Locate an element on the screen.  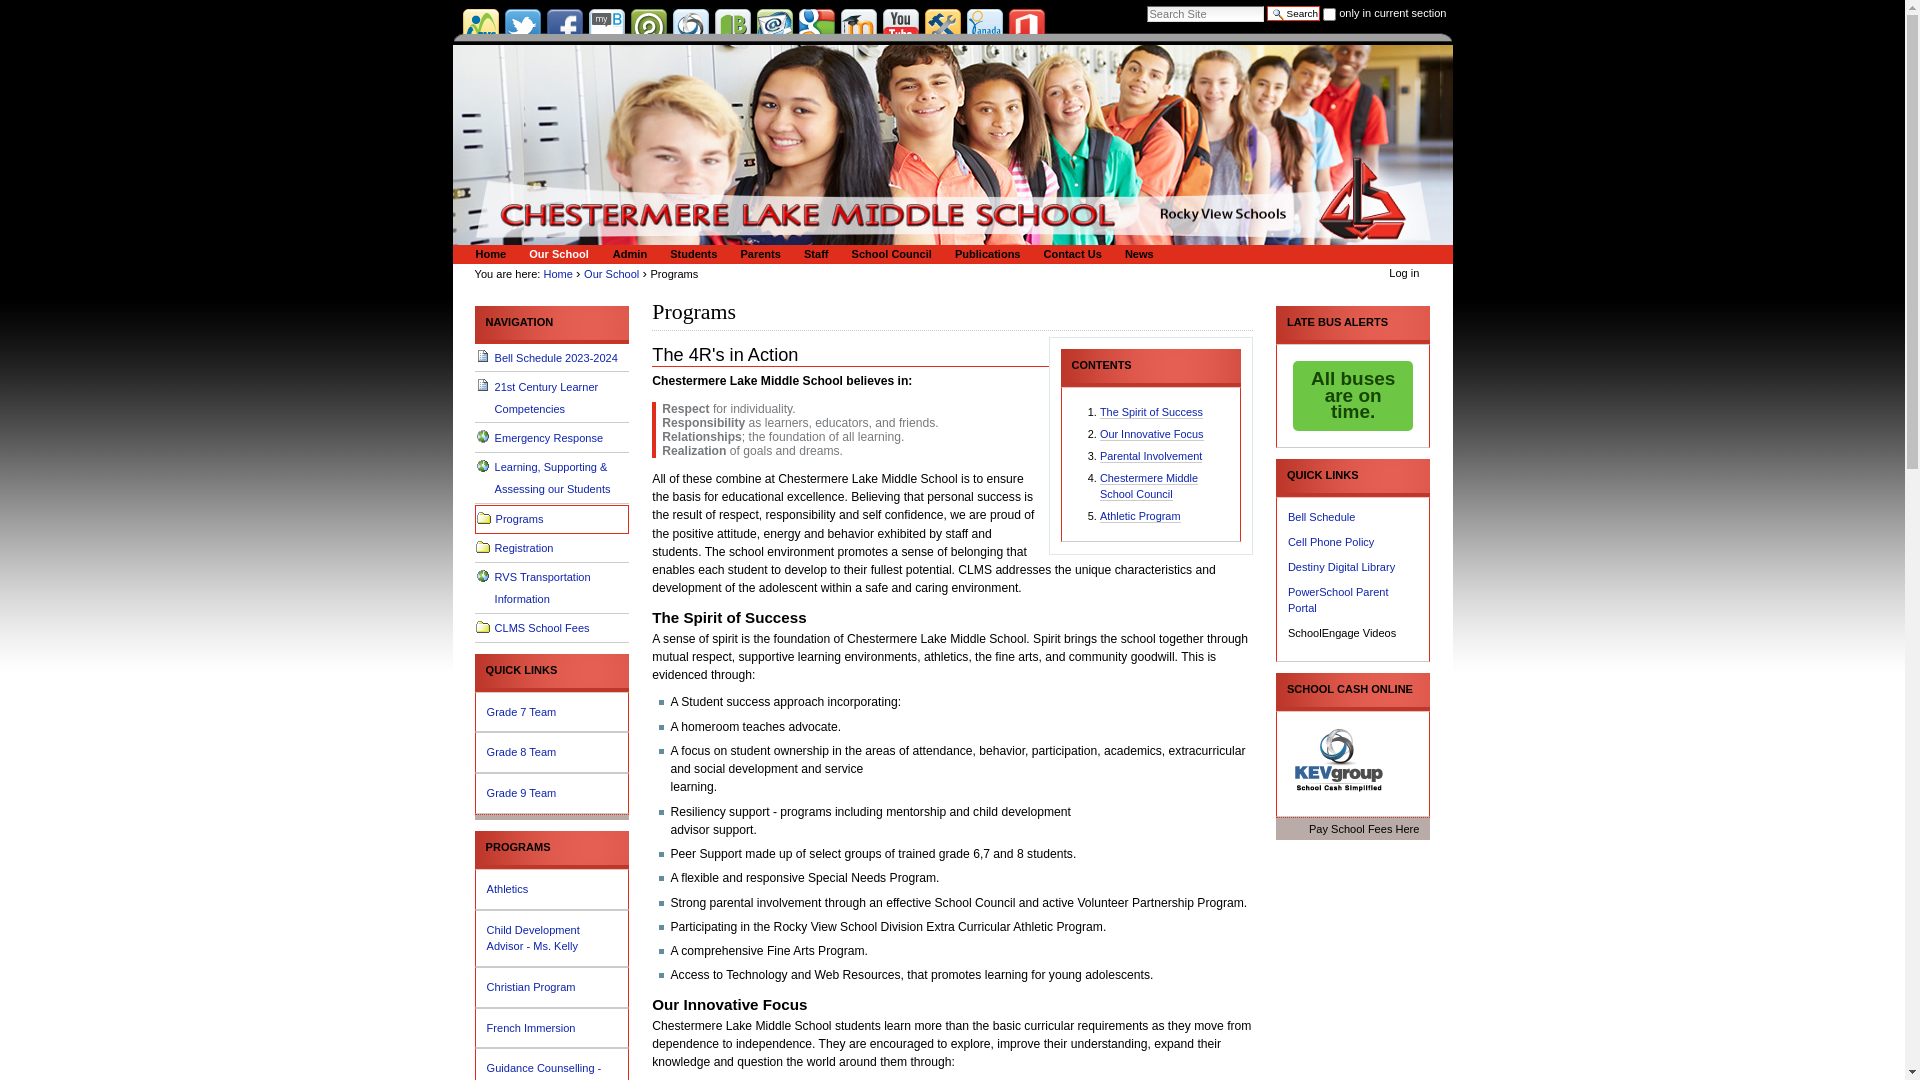
'Search Site' is located at coordinates (1204, 14).